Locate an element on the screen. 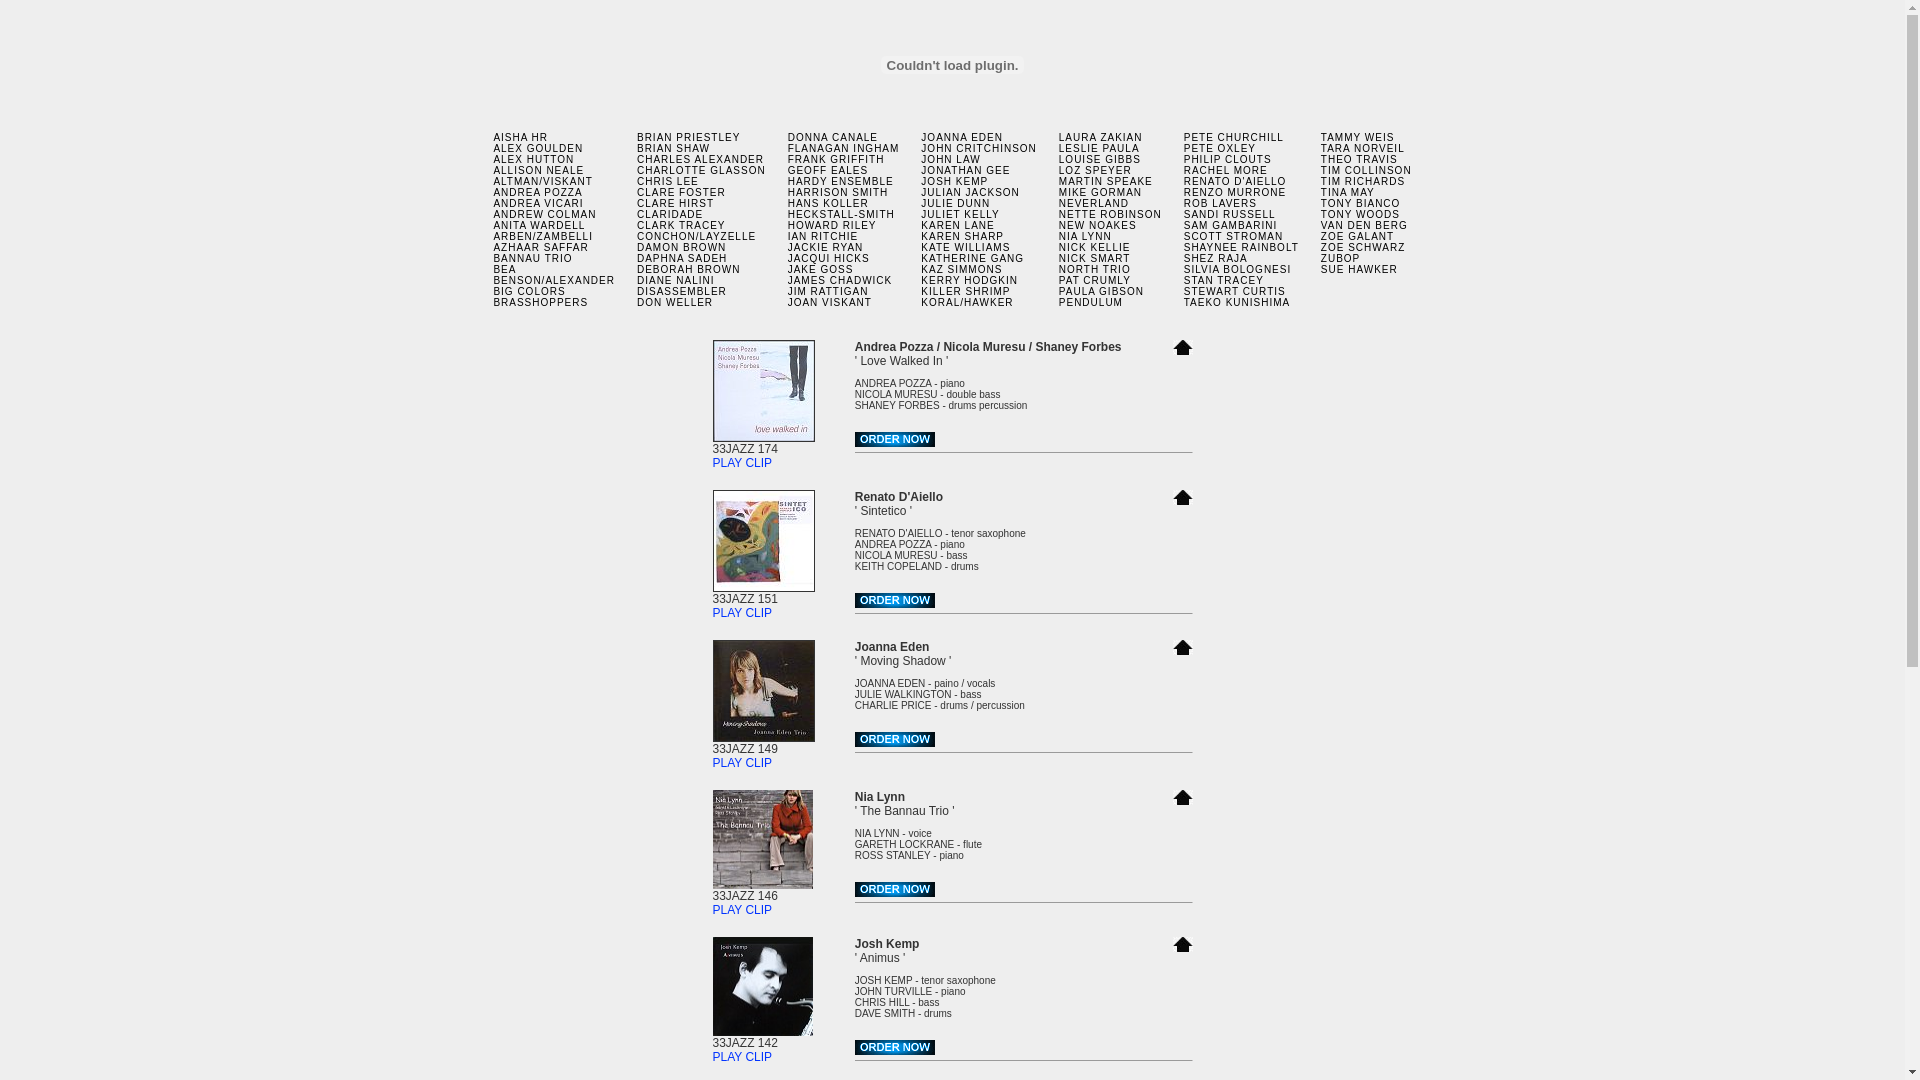 The height and width of the screenshot is (1080, 1920). 'SHAYNEE RAINBOLT' is located at coordinates (1240, 246).